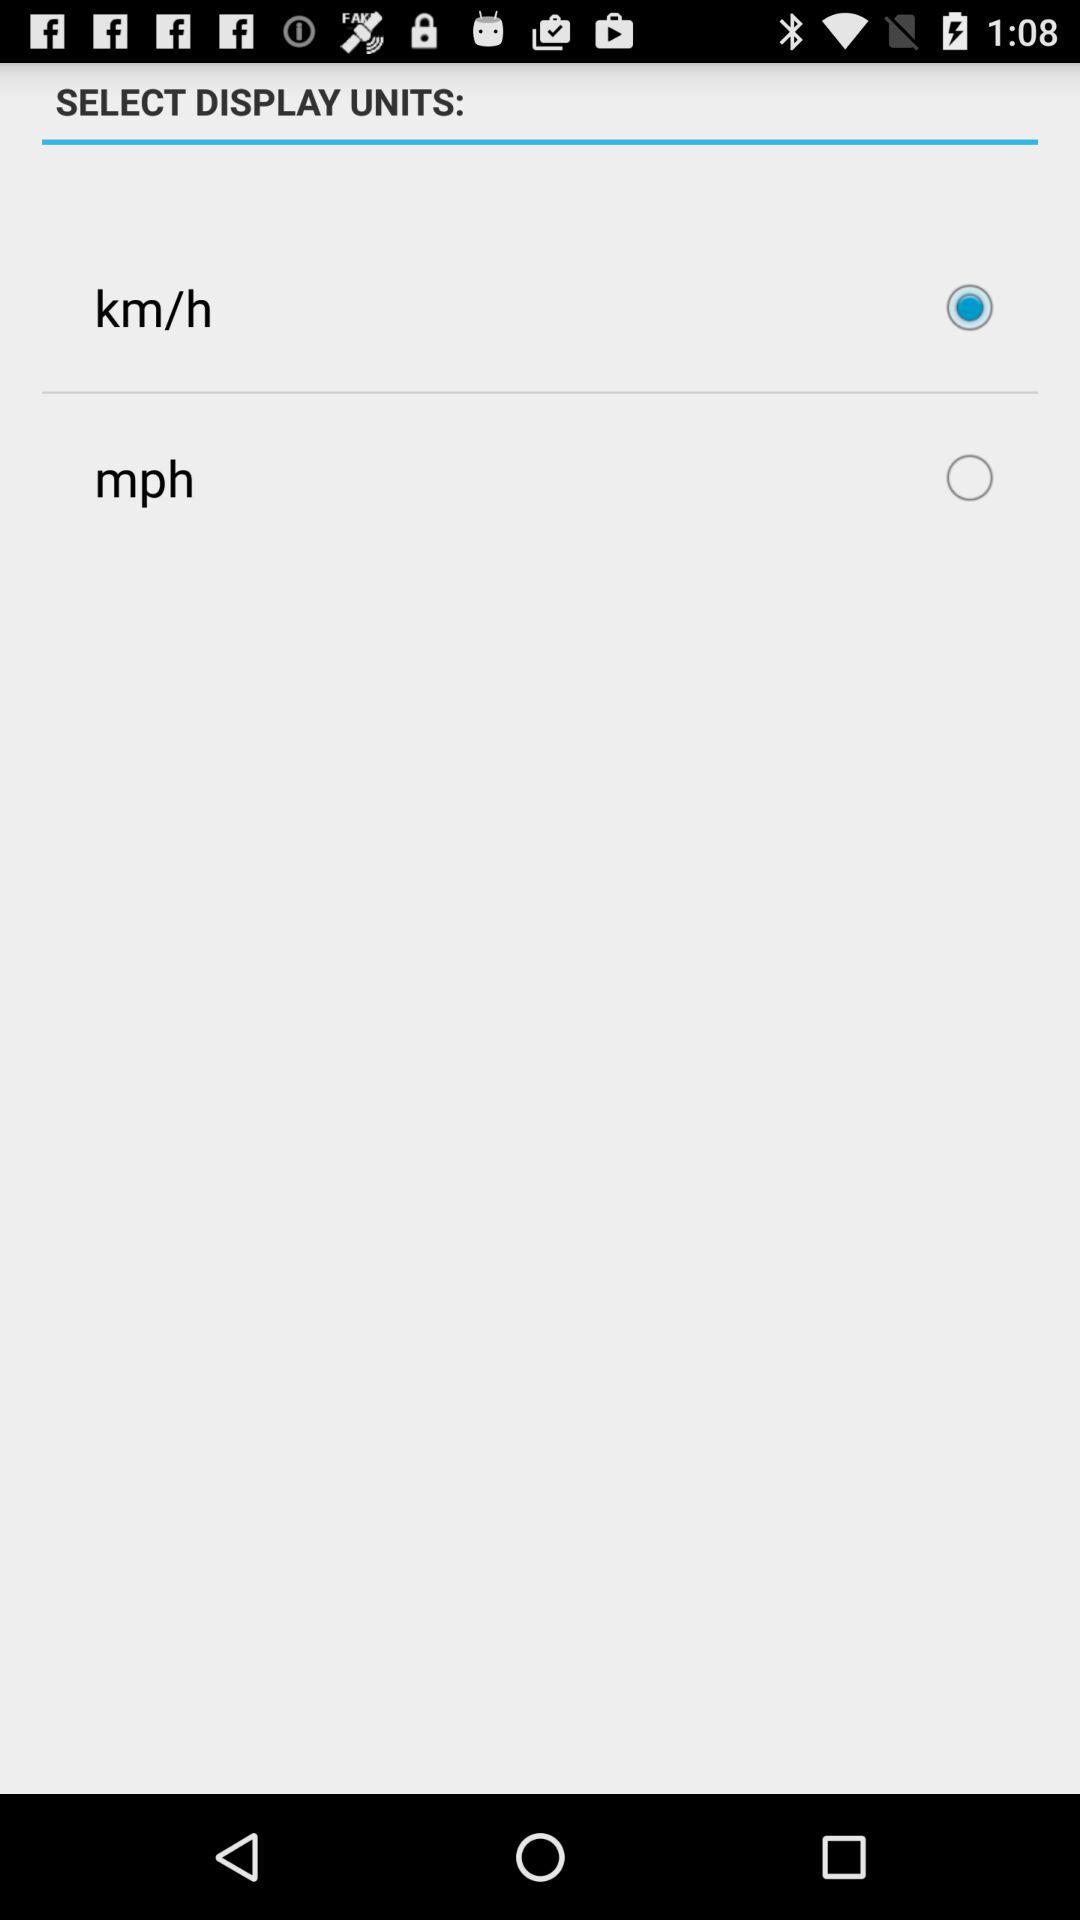 The height and width of the screenshot is (1920, 1080). I want to click on icon below the km/h item, so click(540, 476).